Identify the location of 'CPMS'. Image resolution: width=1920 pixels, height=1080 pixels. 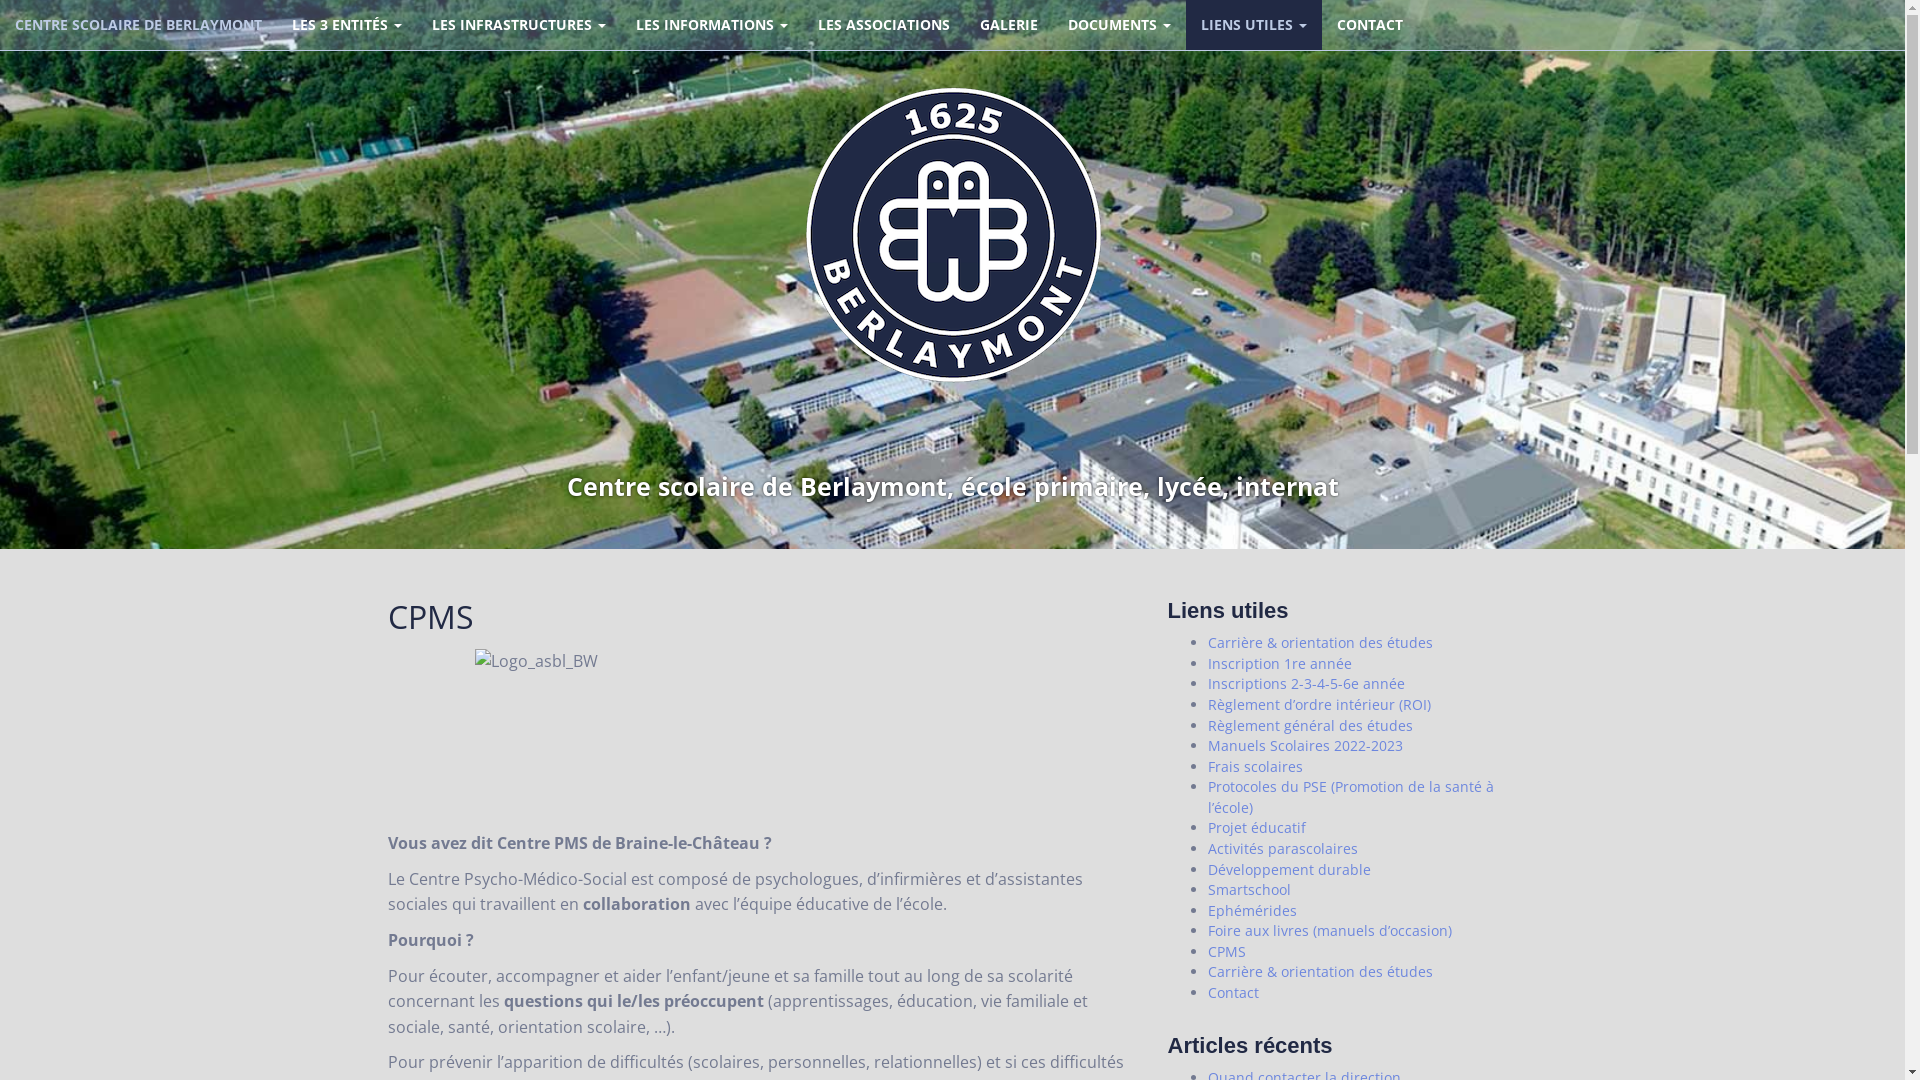
(1226, 950).